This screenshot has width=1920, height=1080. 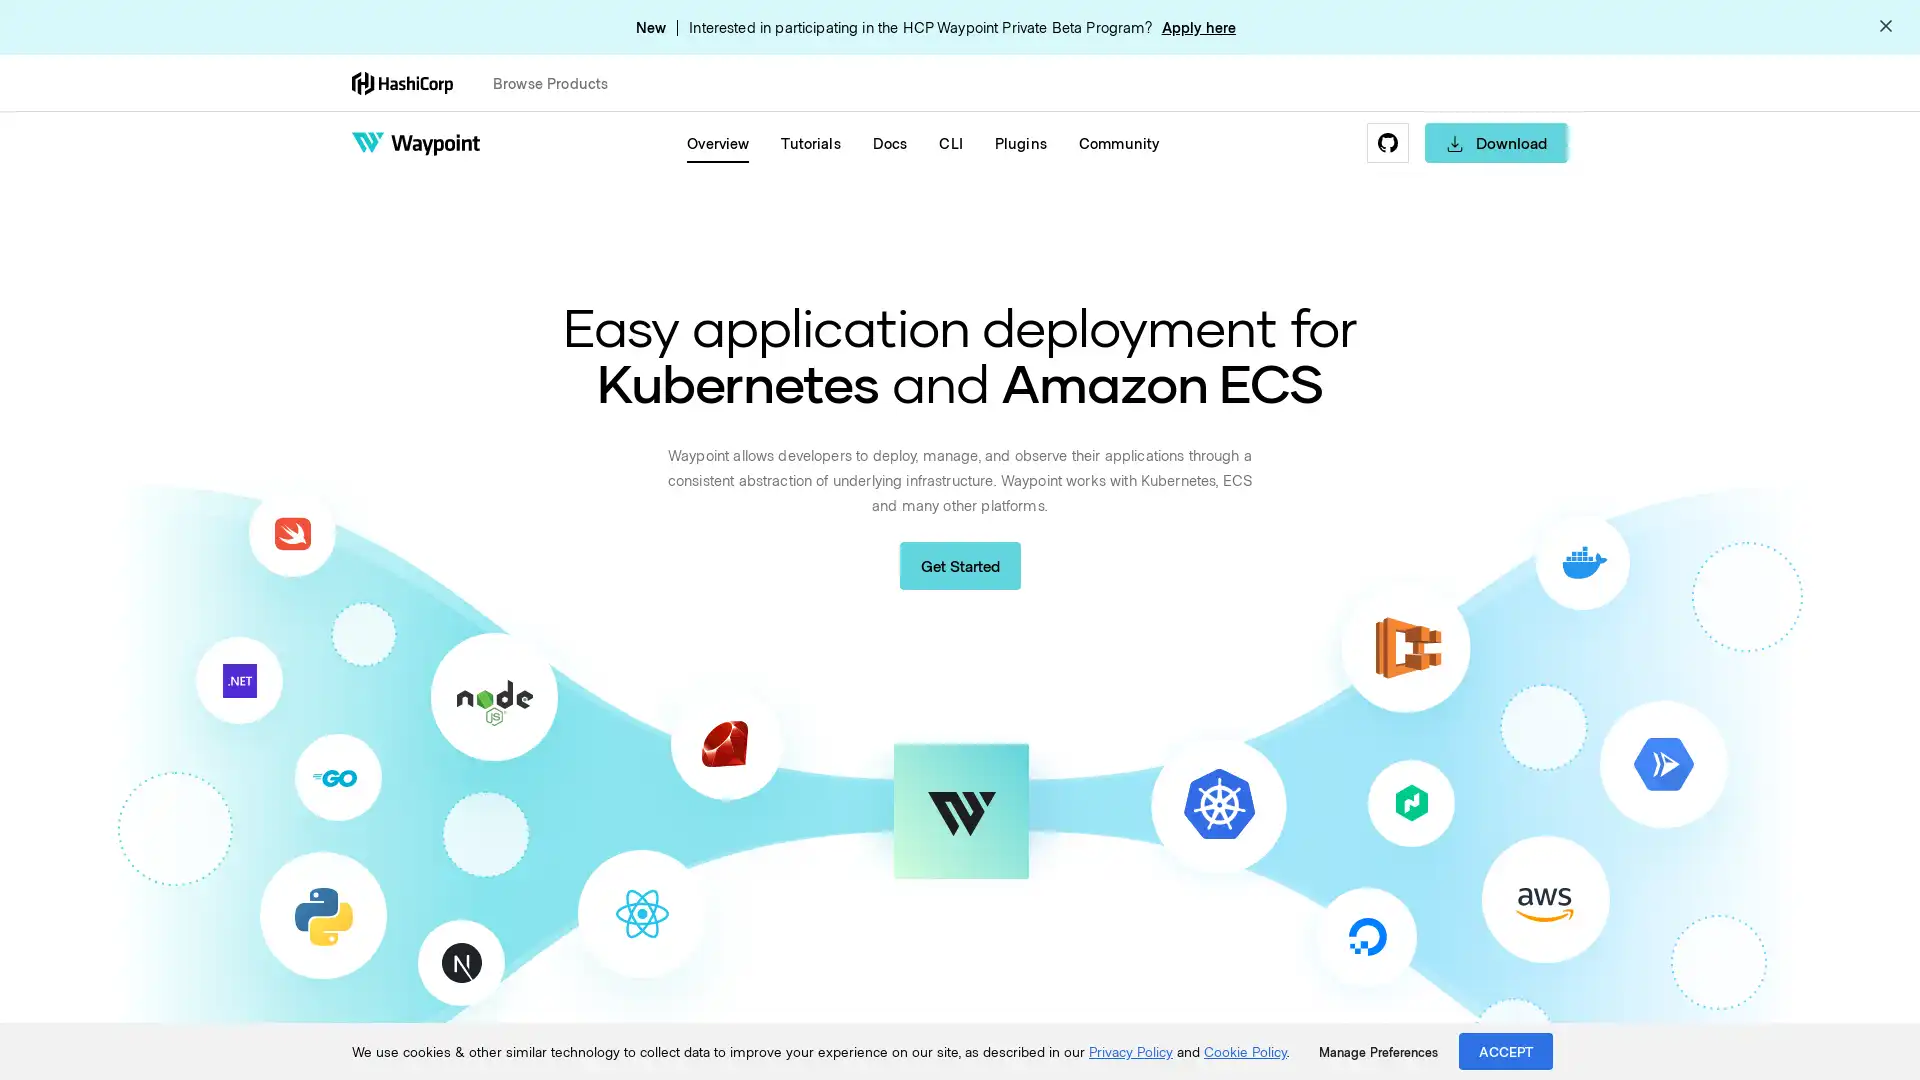 I want to click on Dismiss alert, so click(x=1885, y=27).